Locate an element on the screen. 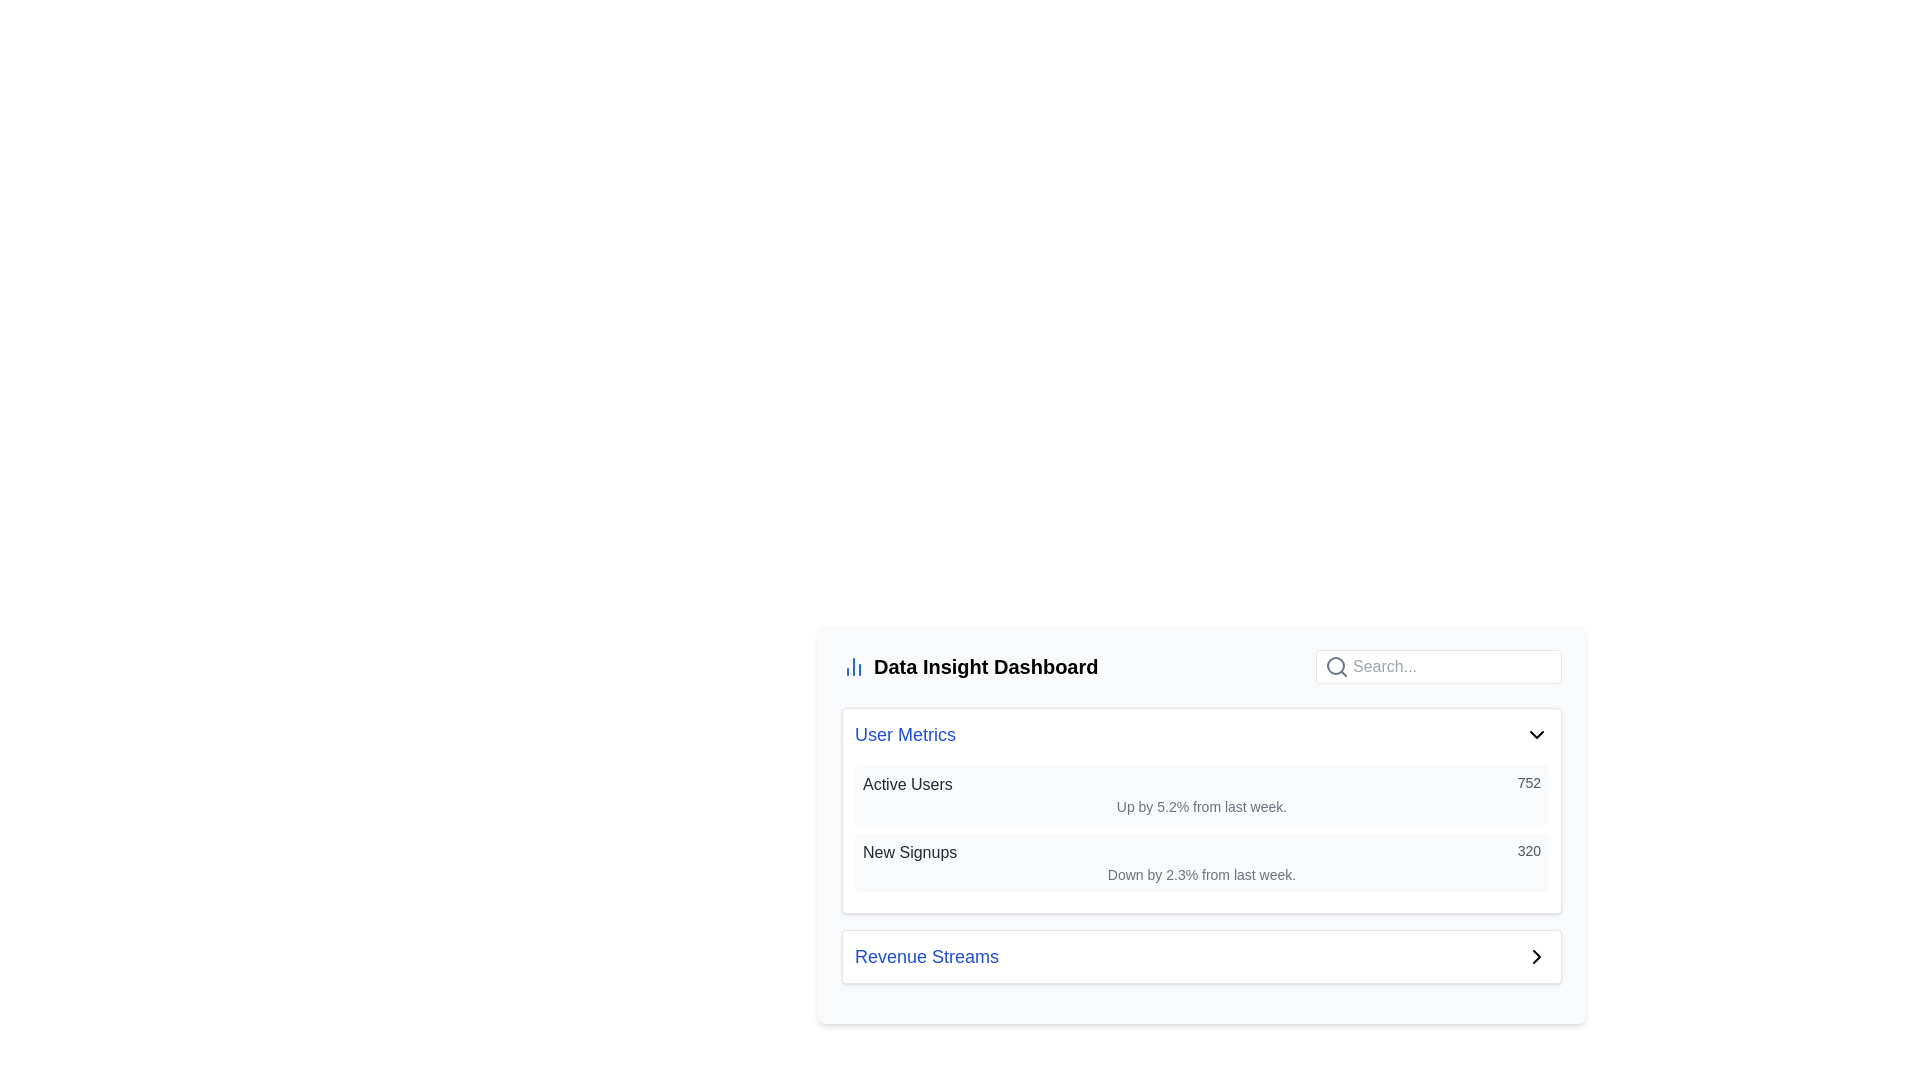  the small right-facing chevron-shaped SVG icon located in the 'Revenue Streams' section at the bottom-right corner of the white card frame is located at coordinates (1535, 955).